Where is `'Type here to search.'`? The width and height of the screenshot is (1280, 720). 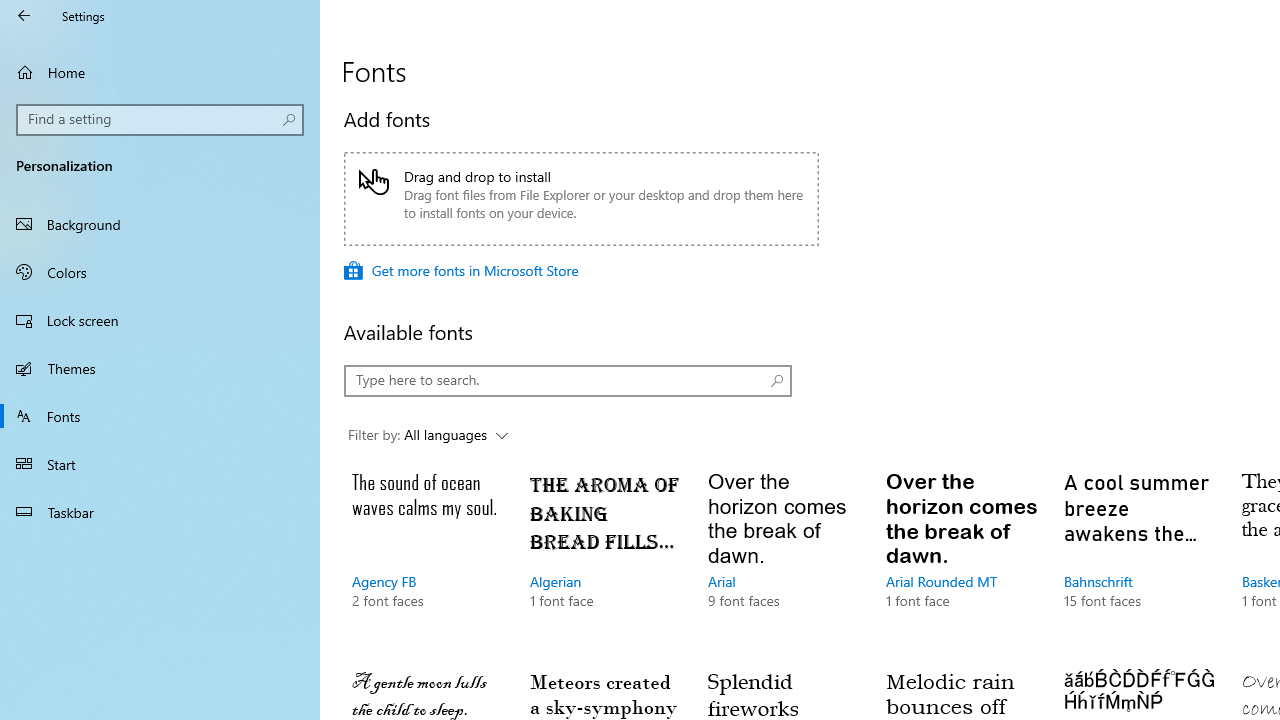
'Type here to search.' is located at coordinates (567, 380).